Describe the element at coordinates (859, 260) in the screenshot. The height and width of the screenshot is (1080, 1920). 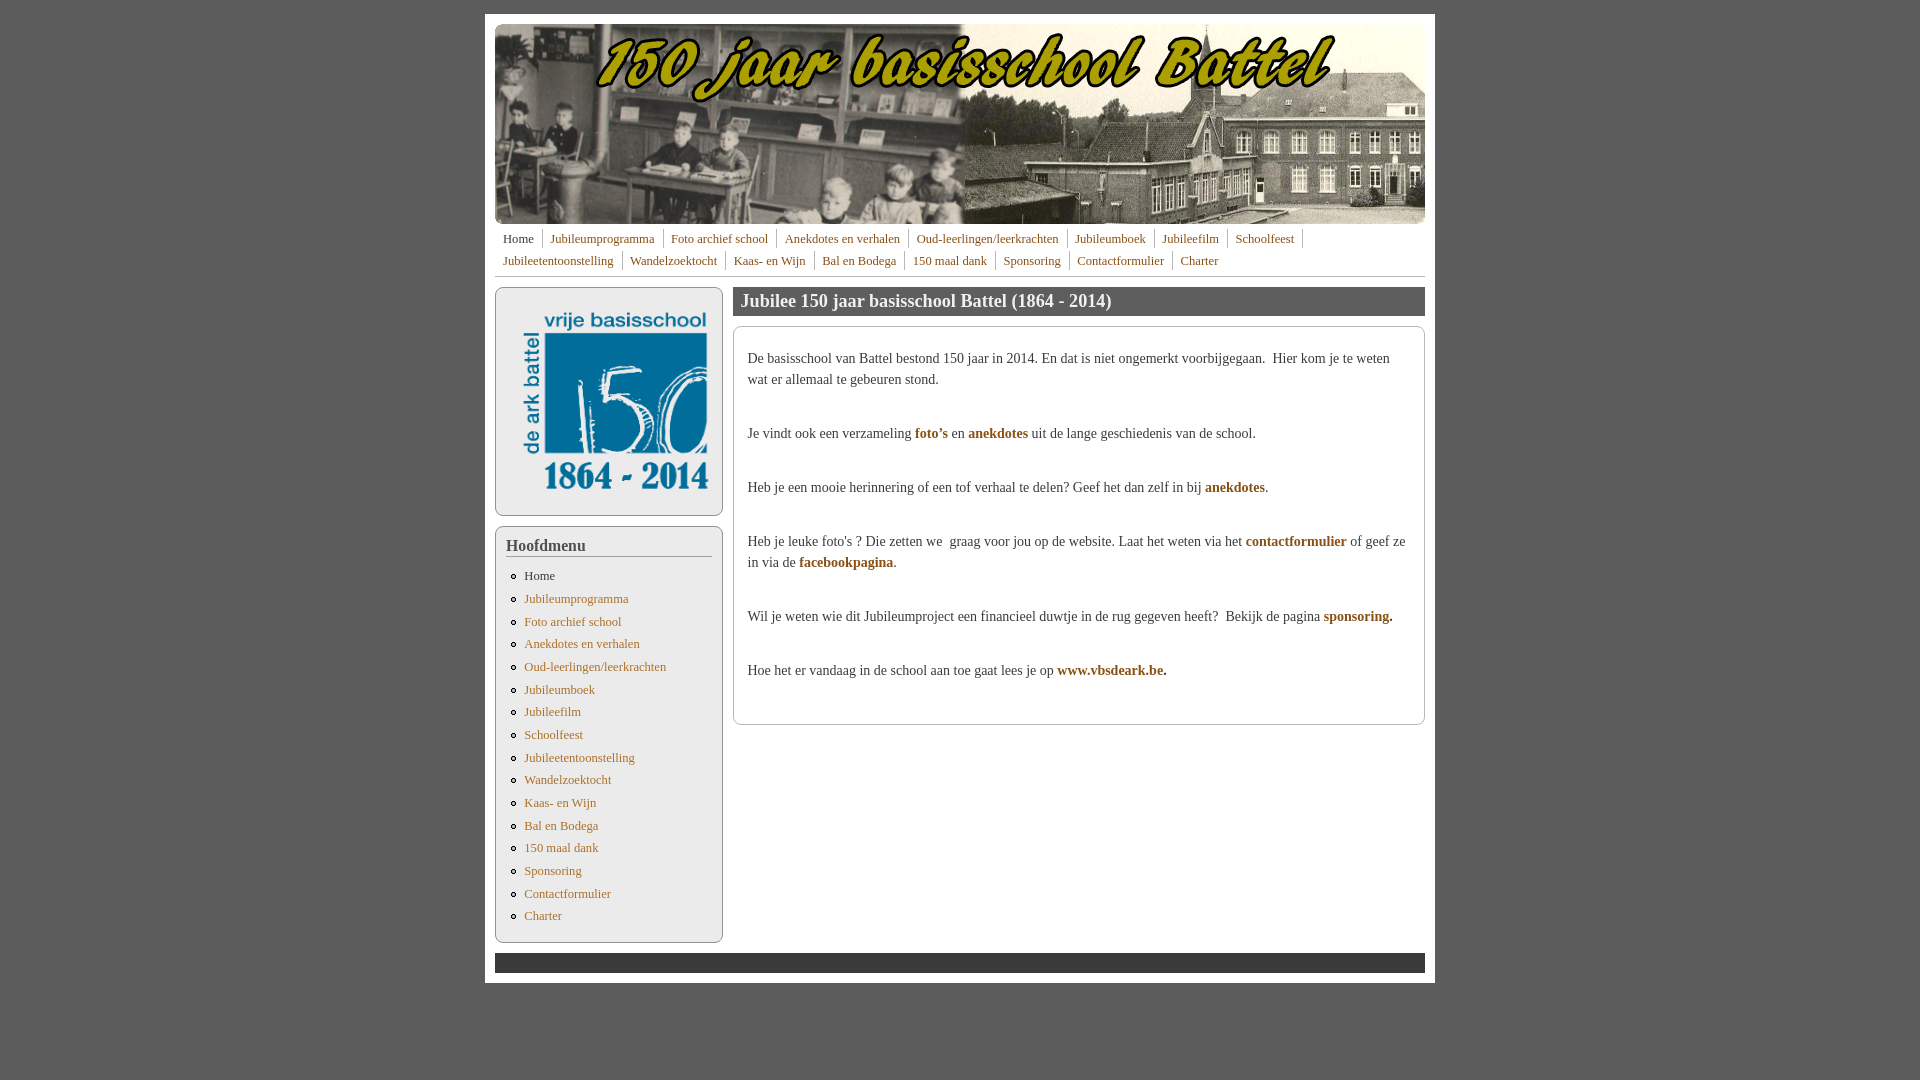
I see `'Bal en Bodega'` at that location.